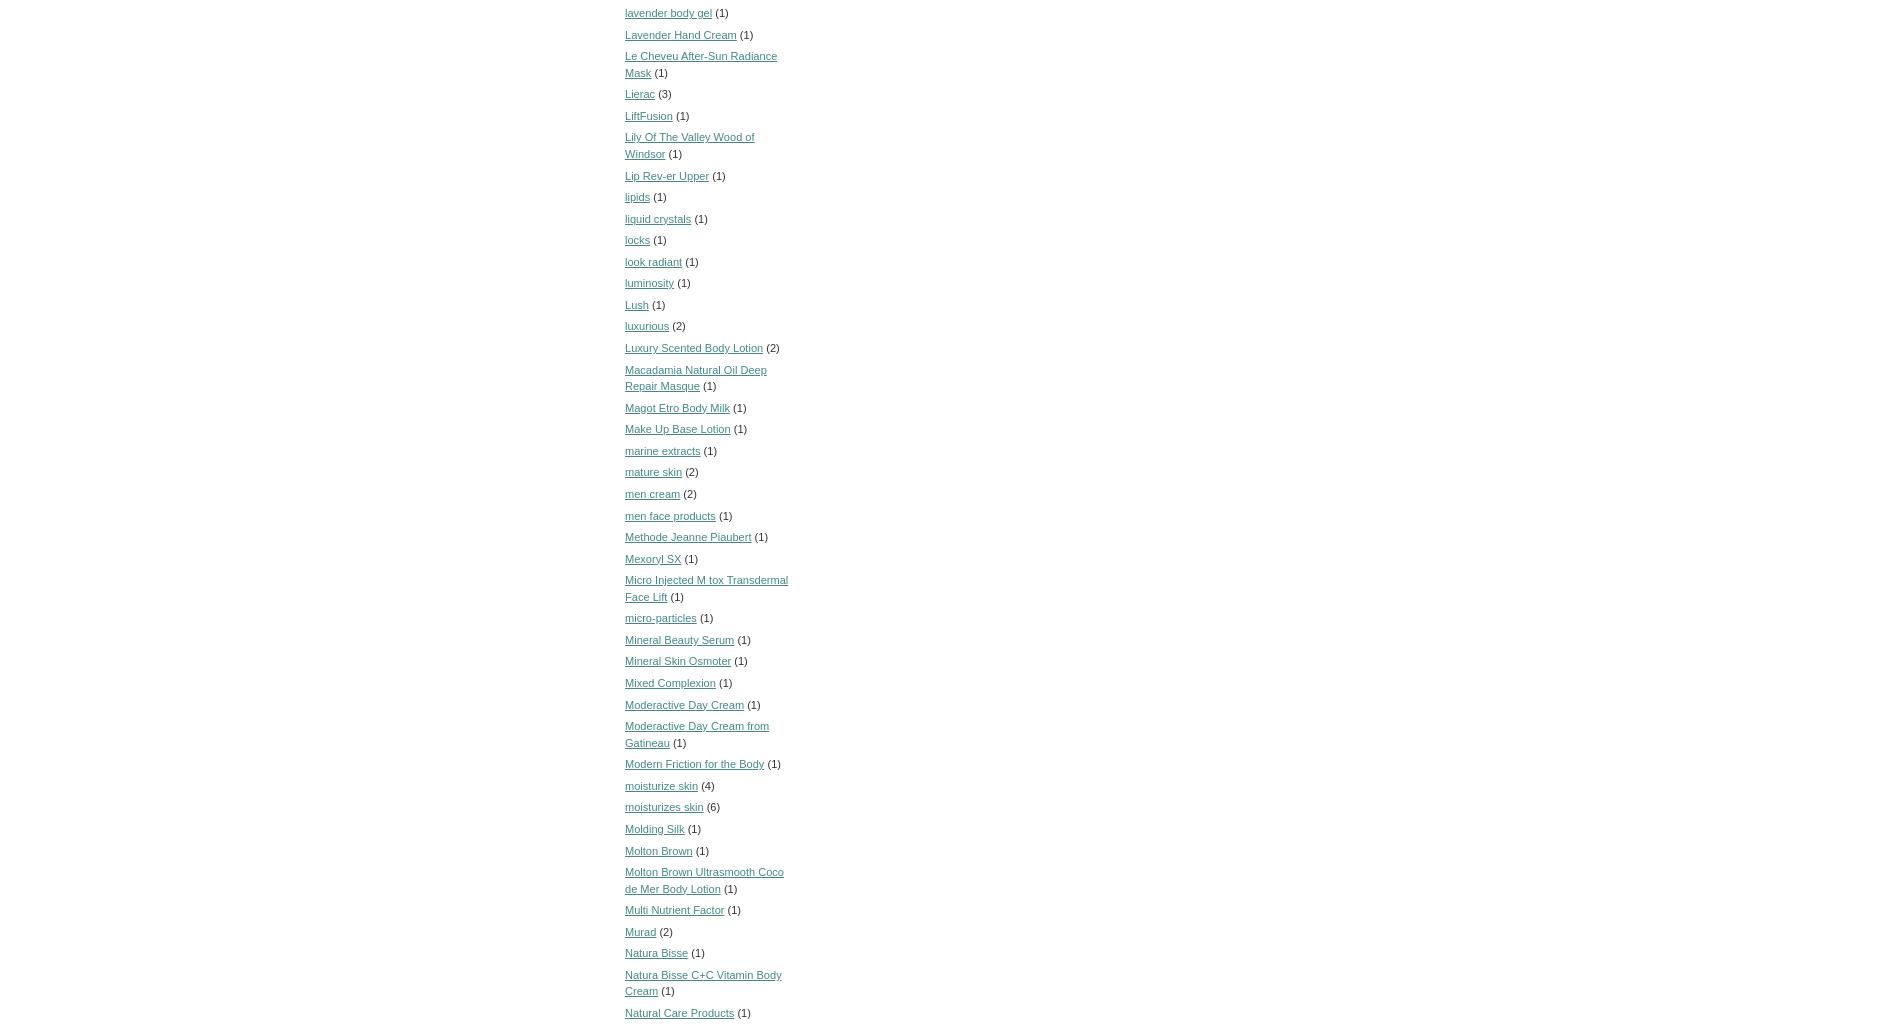 This screenshot has height=1028, width=1900. Describe the element at coordinates (703, 981) in the screenshot. I see `'Natura Bisse C+C Vitamin Body Cream'` at that location.